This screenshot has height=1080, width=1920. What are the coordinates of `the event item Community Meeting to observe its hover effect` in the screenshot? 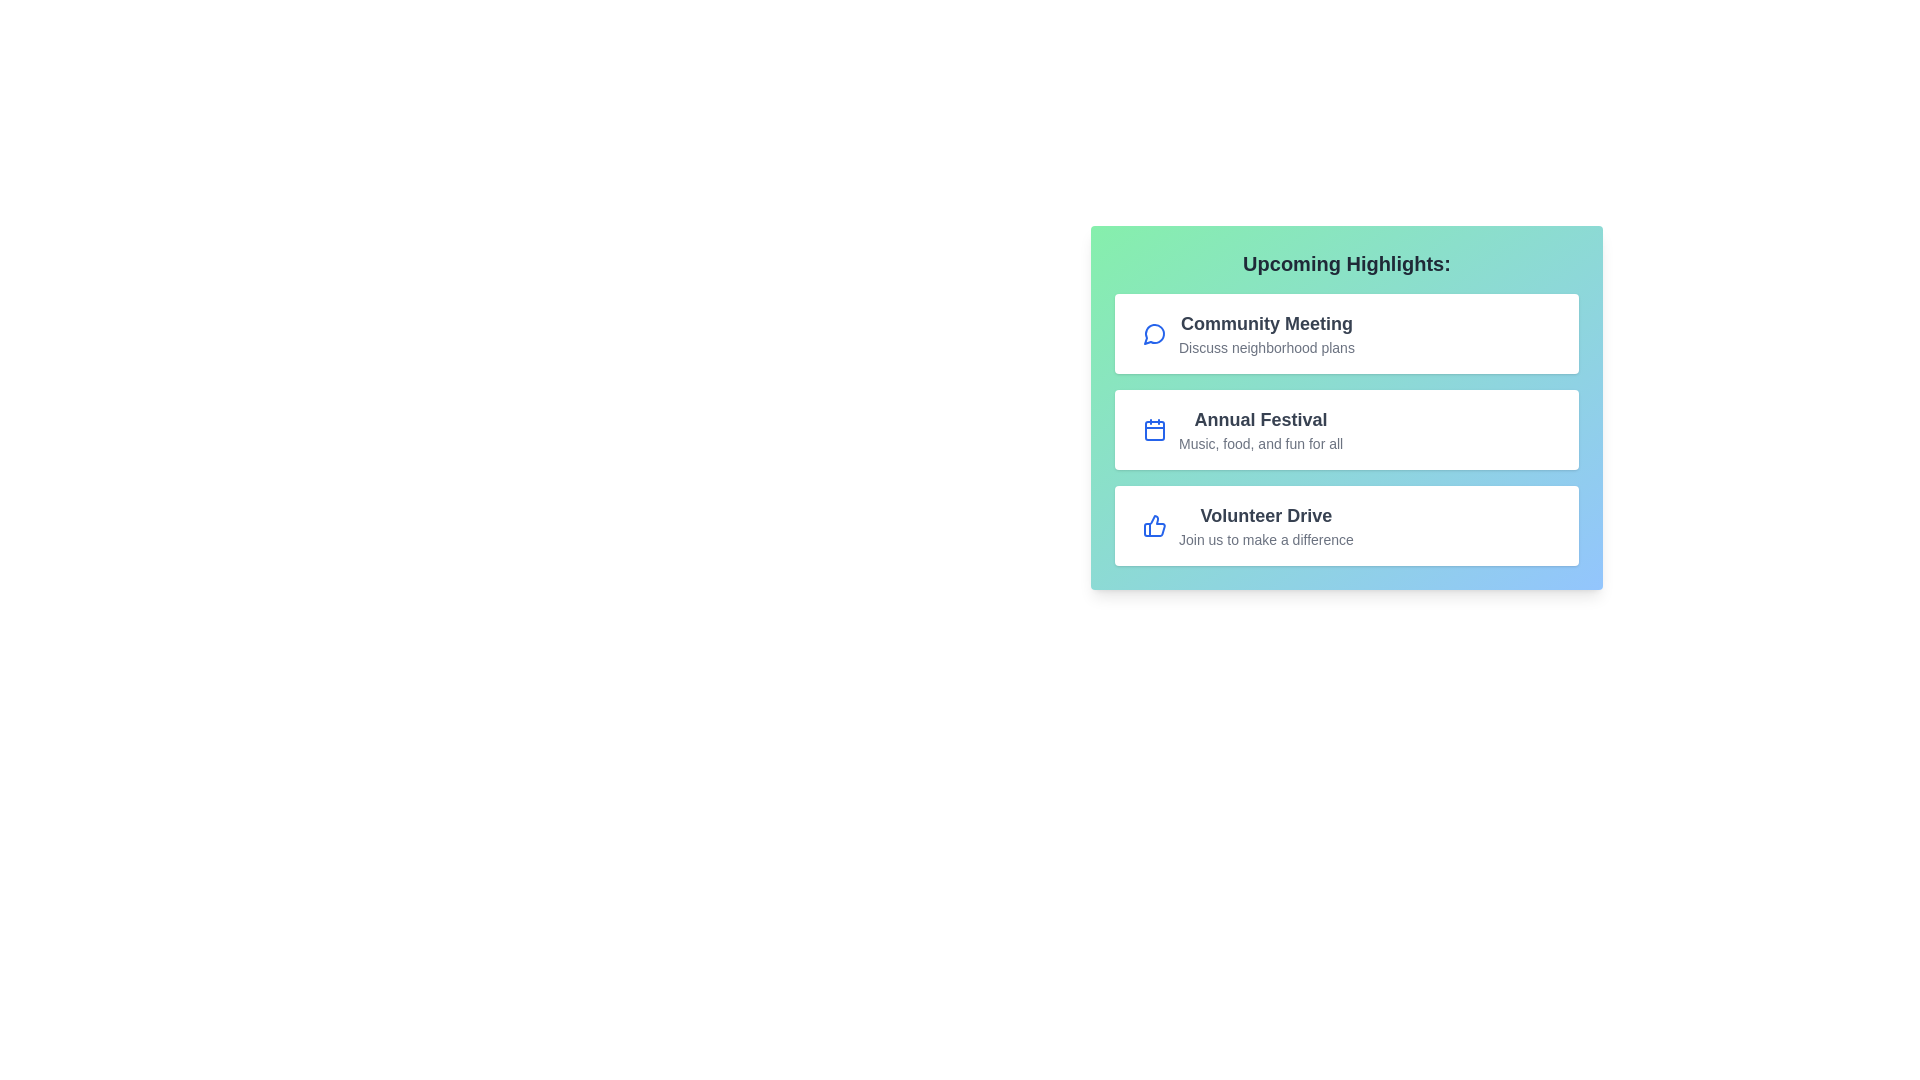 It's located at (1347, 333).